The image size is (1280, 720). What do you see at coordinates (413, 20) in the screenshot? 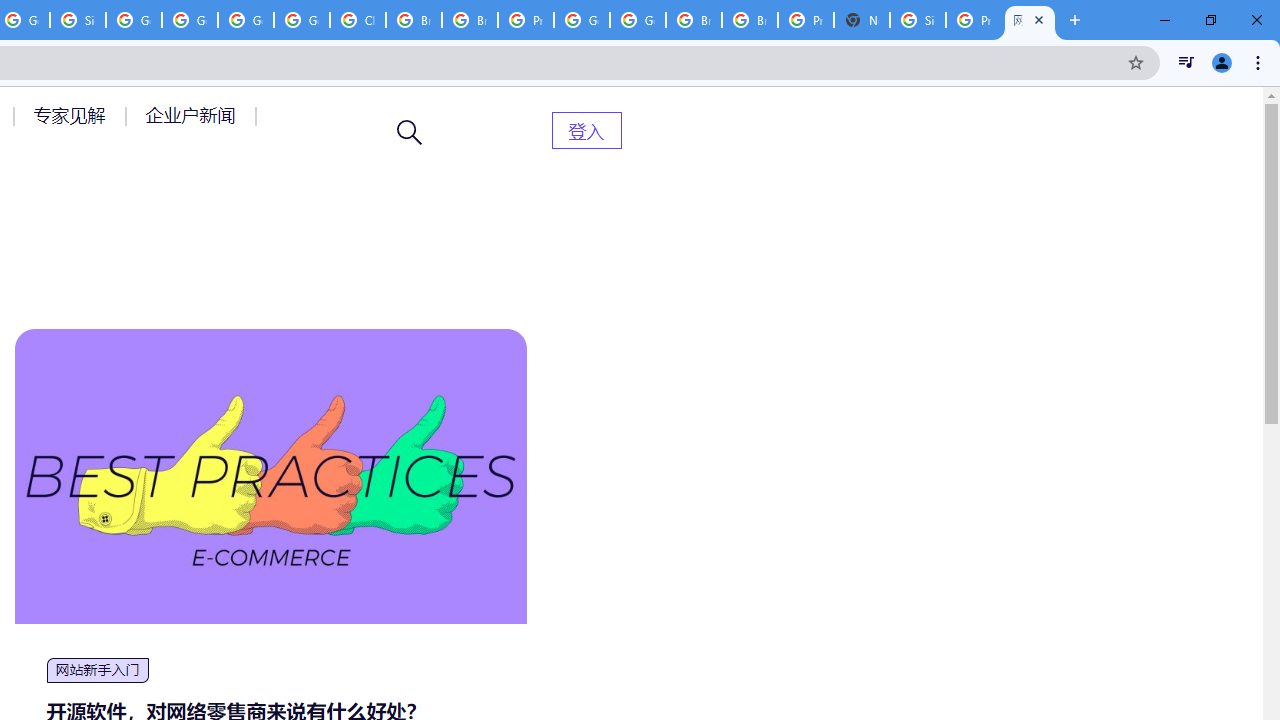
I see `'Browse Chrome as a guest - Computer - Google Chrome Help'` at bounding box center [413, 20].